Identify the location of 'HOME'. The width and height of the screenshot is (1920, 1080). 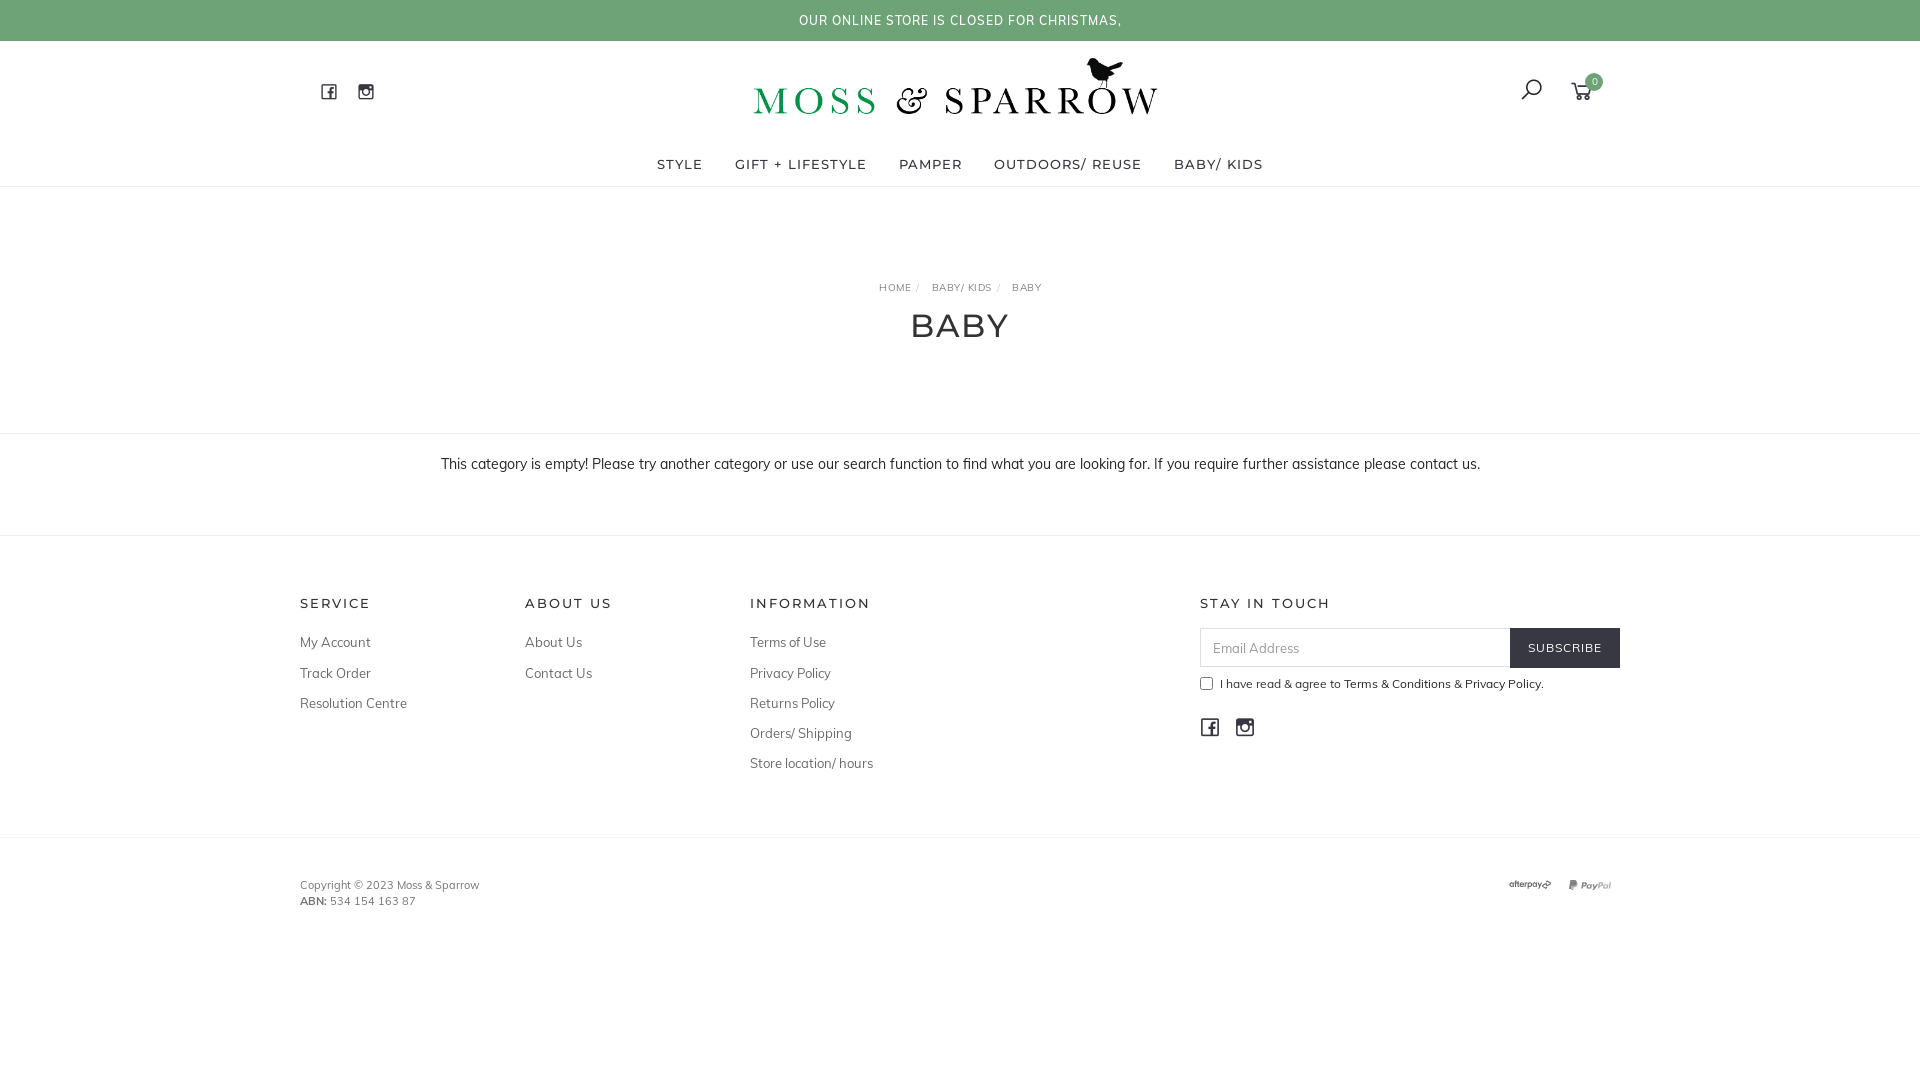
(893, 287).